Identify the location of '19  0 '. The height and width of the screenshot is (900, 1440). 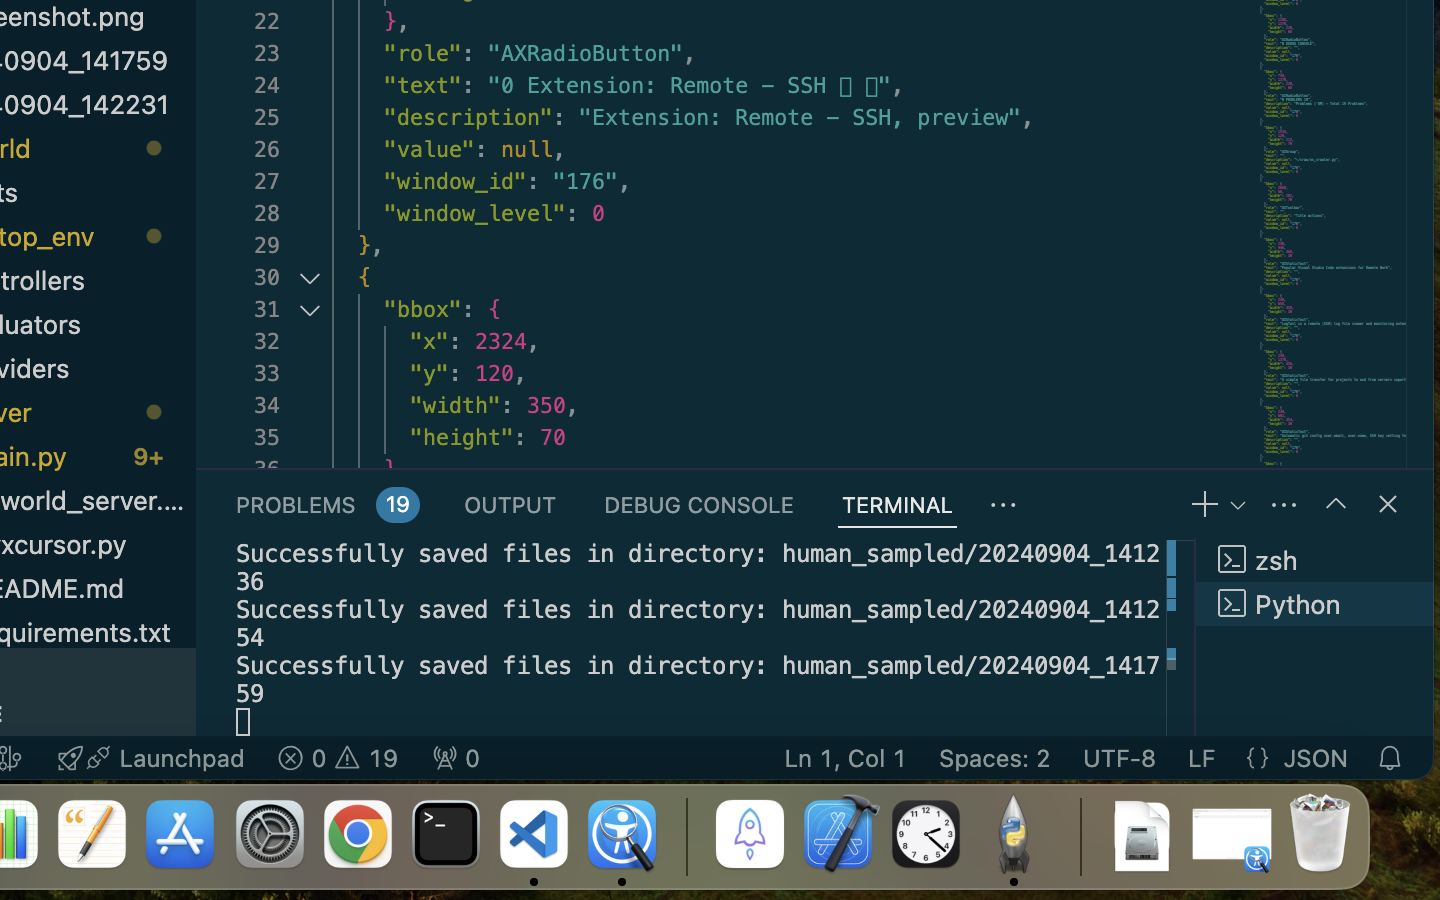
(337, 756).